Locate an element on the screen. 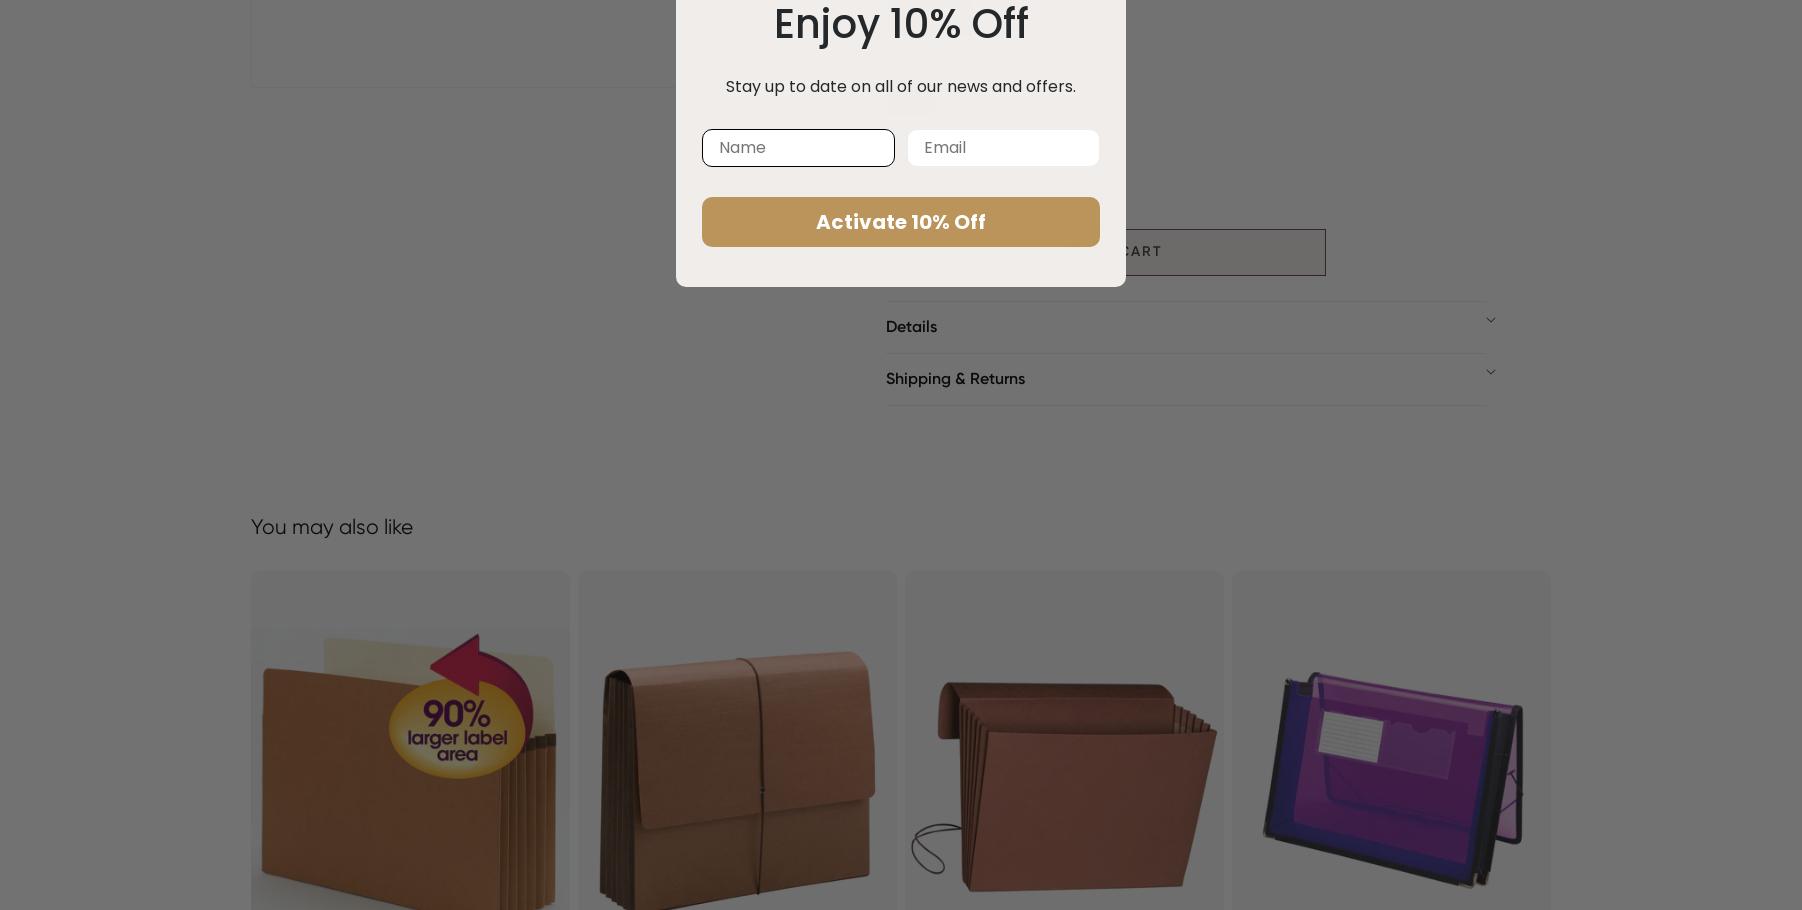 This screenshot has width=1802, height=910. 'Size: Letter' is located at coordinates (925, 480).